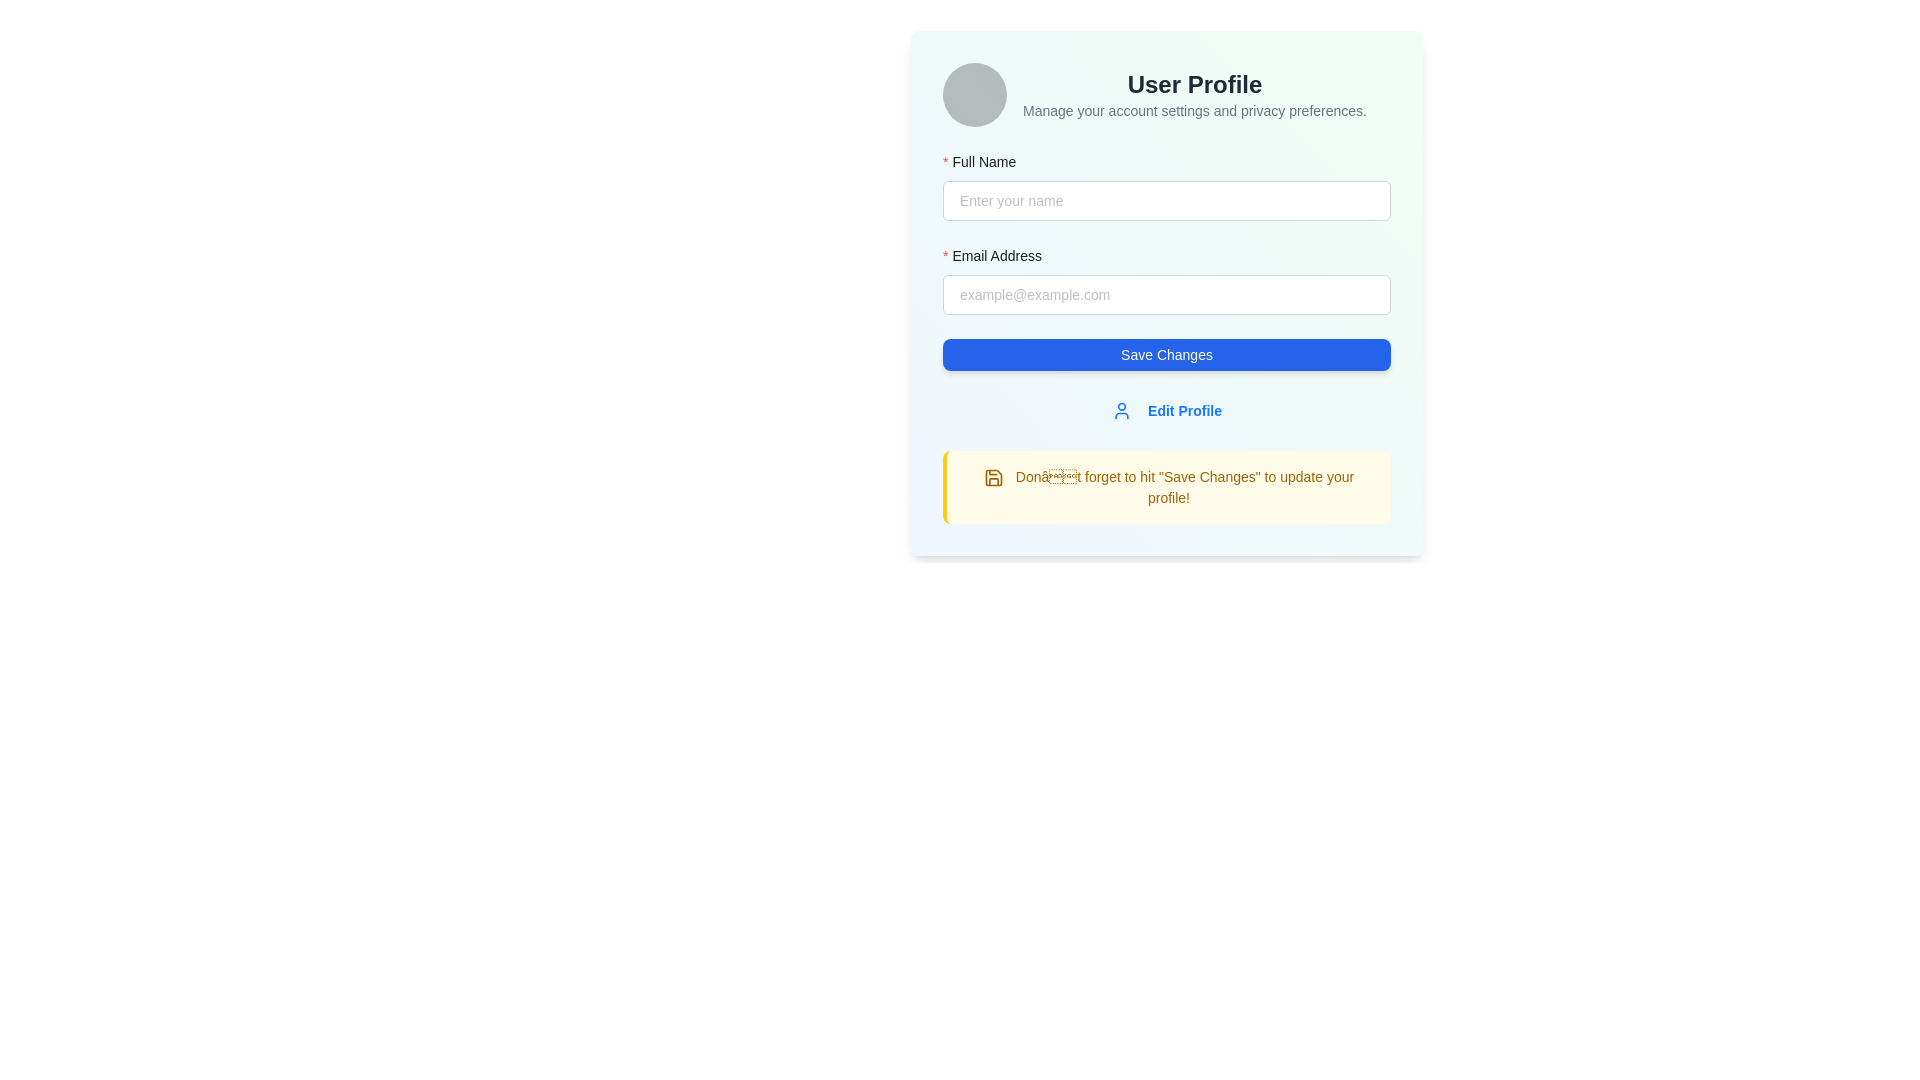 The width and height of the screenshot is (1920, 1080). I want to click on the floppy disk icon that indicates save functionality, located to the left of the 'Don’t forget to hit "Save Changes" to update your profile!' text within the yellow warning box, so click(993, 478).